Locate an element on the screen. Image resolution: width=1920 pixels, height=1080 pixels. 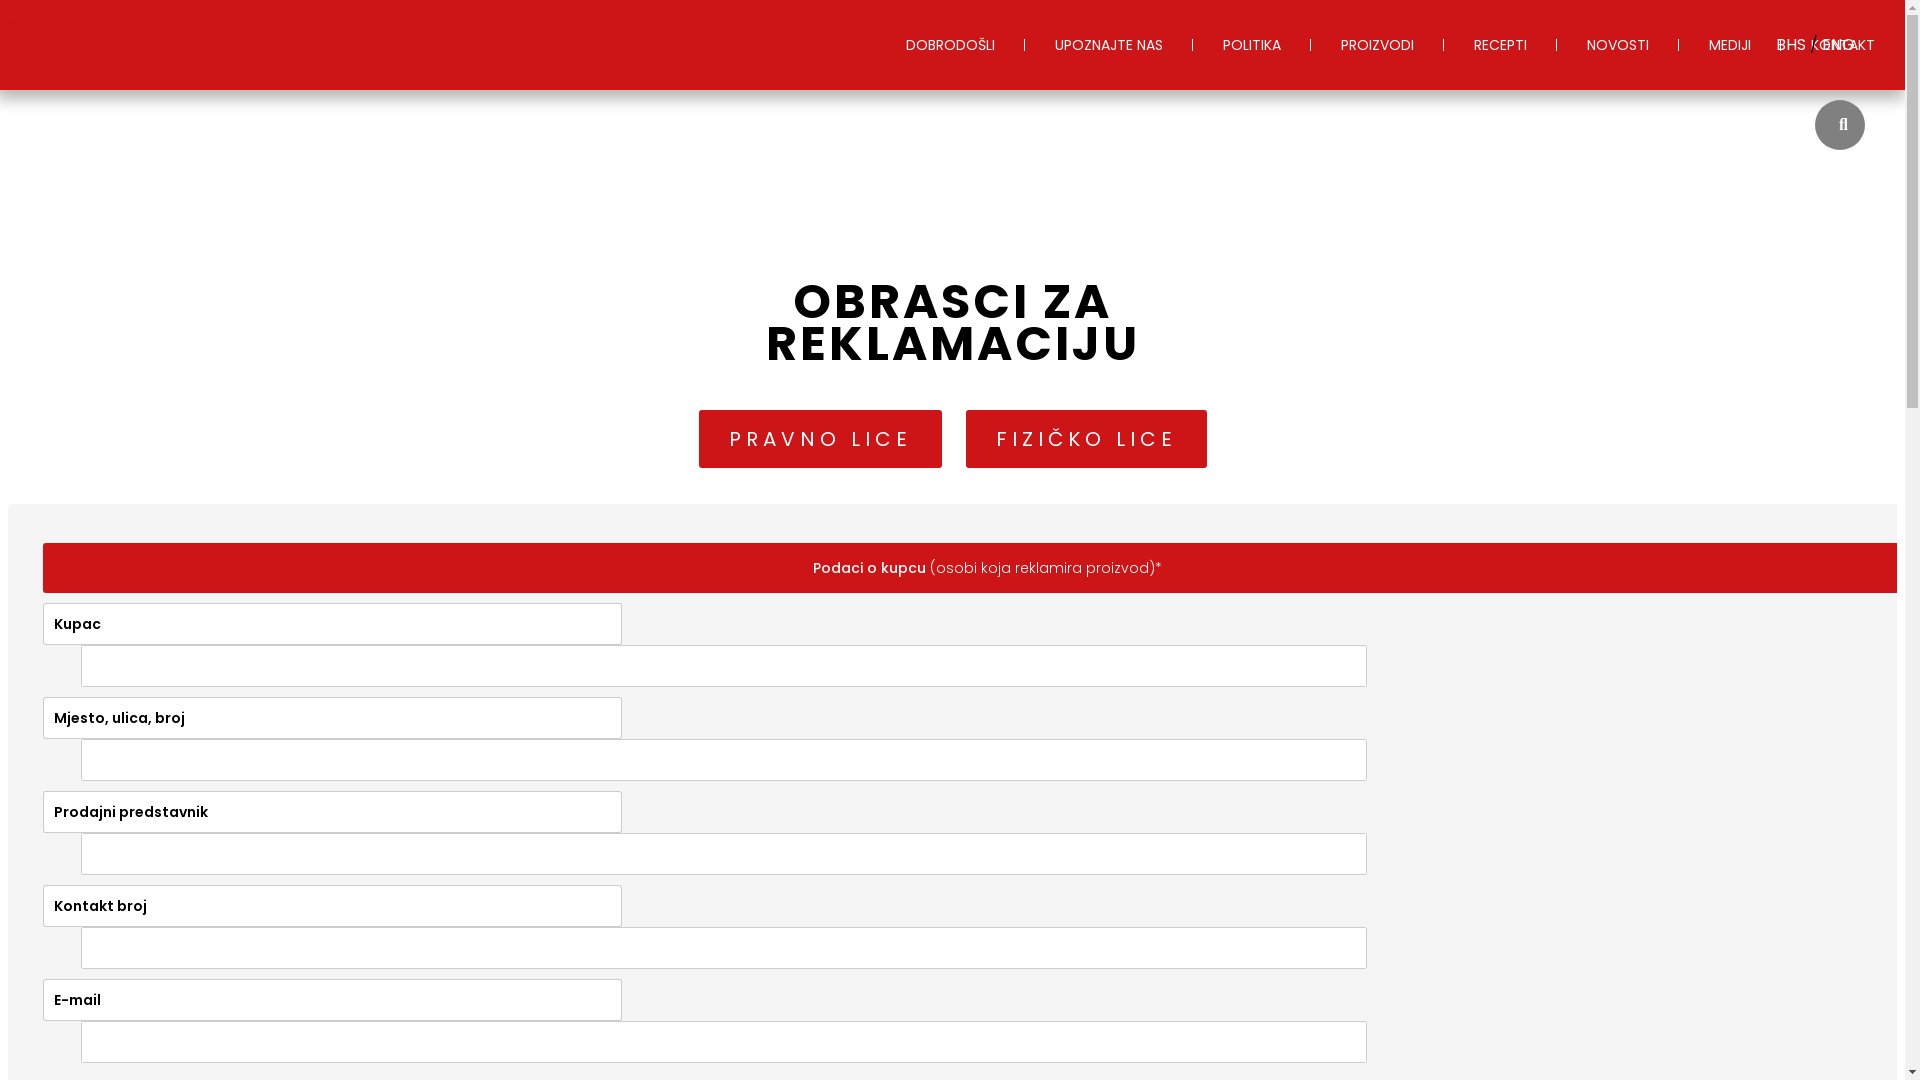
'POLITIKA' is located at coordinates (1251, 45).